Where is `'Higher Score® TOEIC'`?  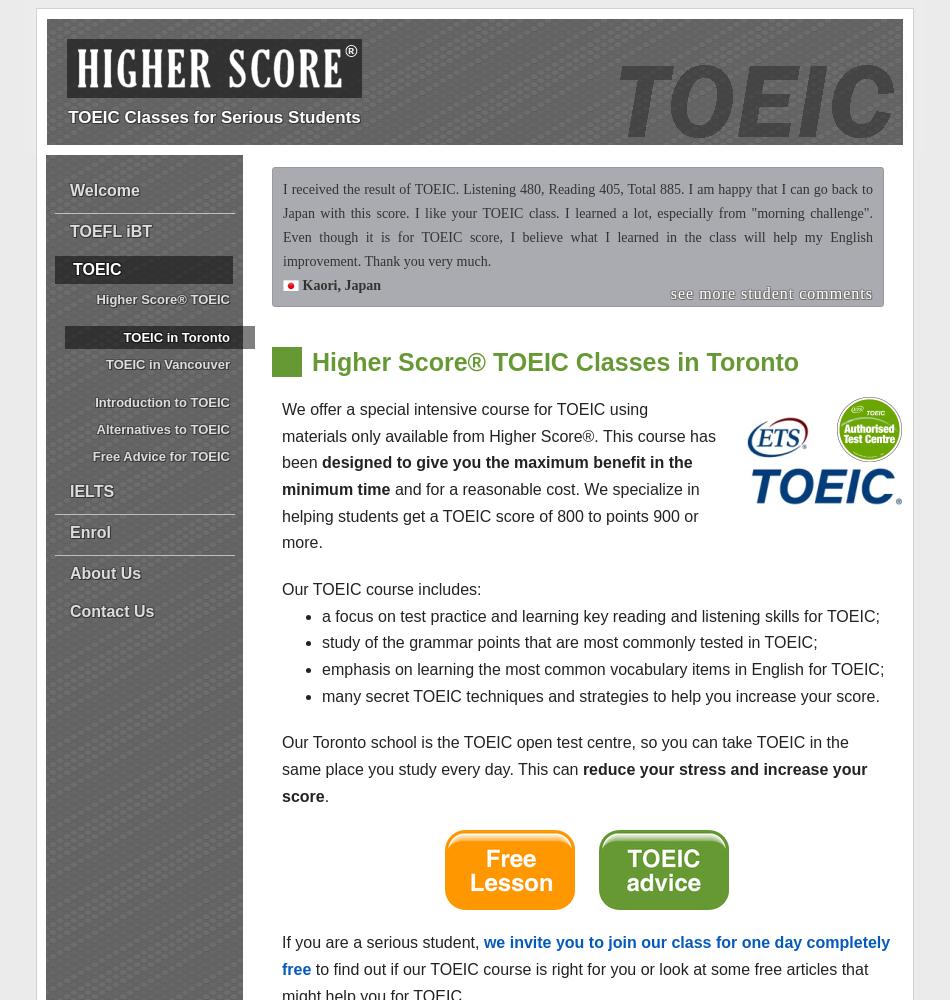 'Higher Score® TOEIC' is located at coordinates (163, 299).